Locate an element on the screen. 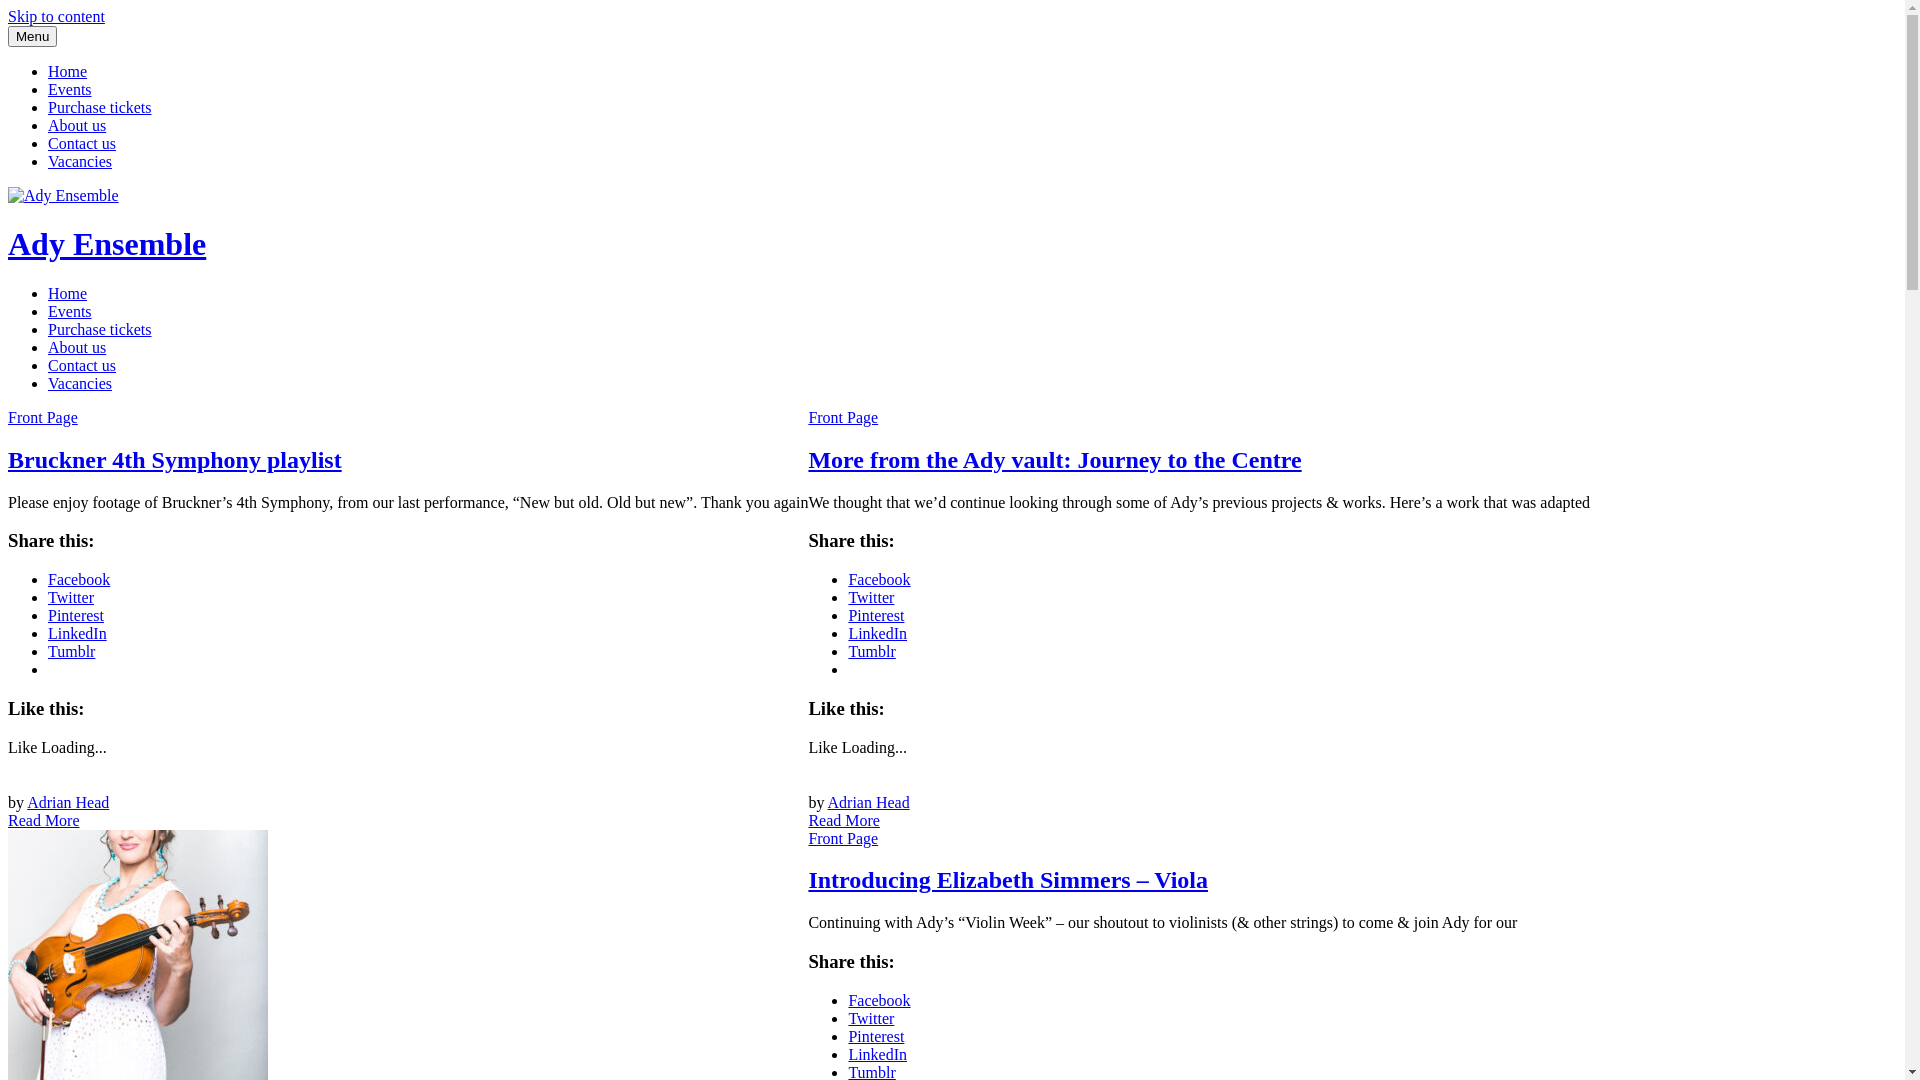 This screenshot has width=1920, height=1080. 'Facebook' is located at coordinates (878, 1000).